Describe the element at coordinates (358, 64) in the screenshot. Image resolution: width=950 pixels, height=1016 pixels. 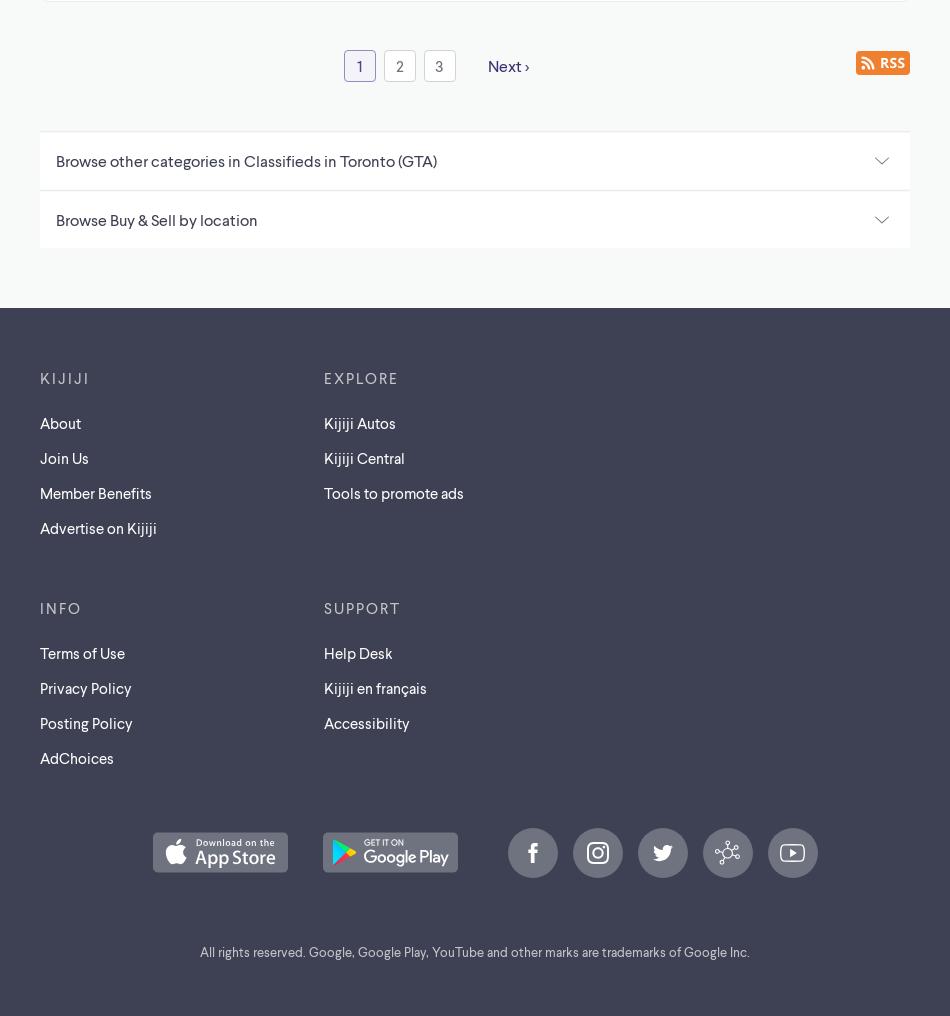
I see `'1'` at that location.